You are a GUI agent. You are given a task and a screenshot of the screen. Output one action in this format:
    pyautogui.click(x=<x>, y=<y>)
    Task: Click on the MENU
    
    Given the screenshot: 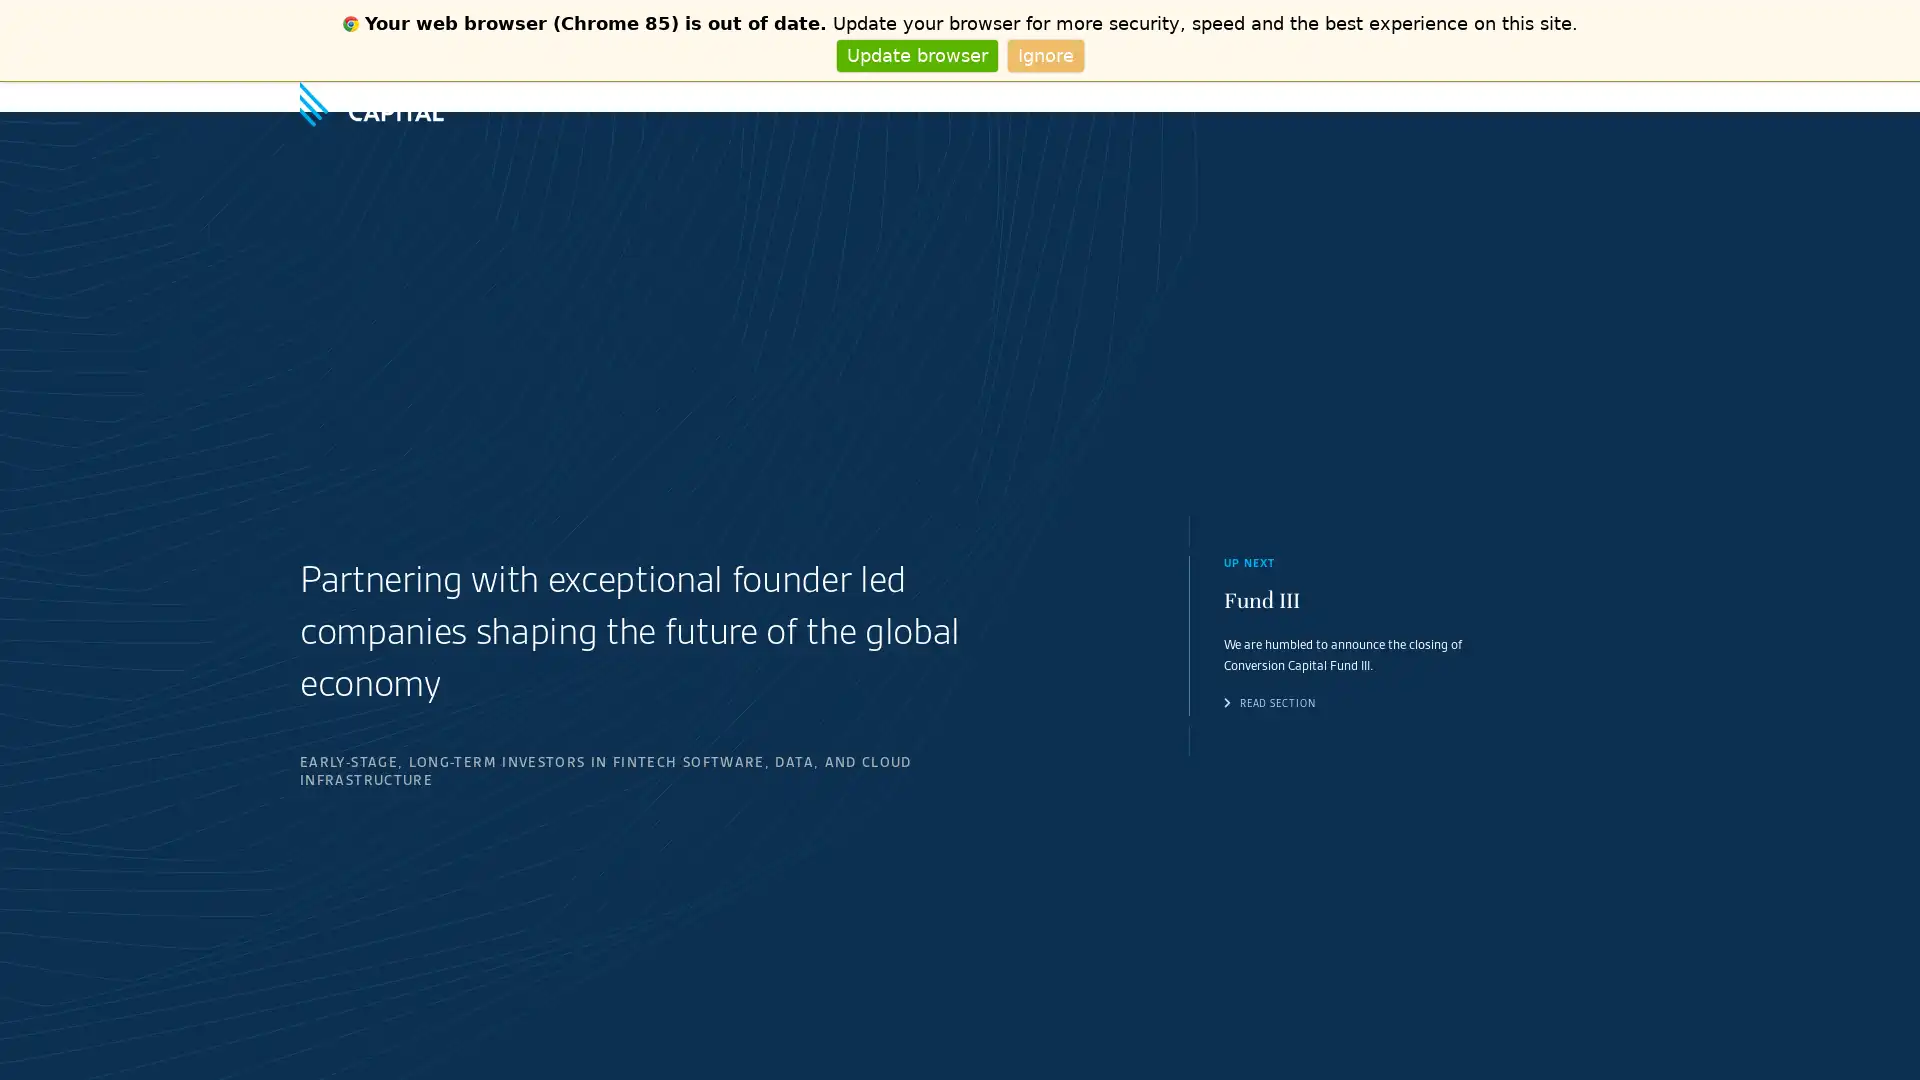 What is the action you would take?
    pyautogui.click(x=1603, y=96)
    